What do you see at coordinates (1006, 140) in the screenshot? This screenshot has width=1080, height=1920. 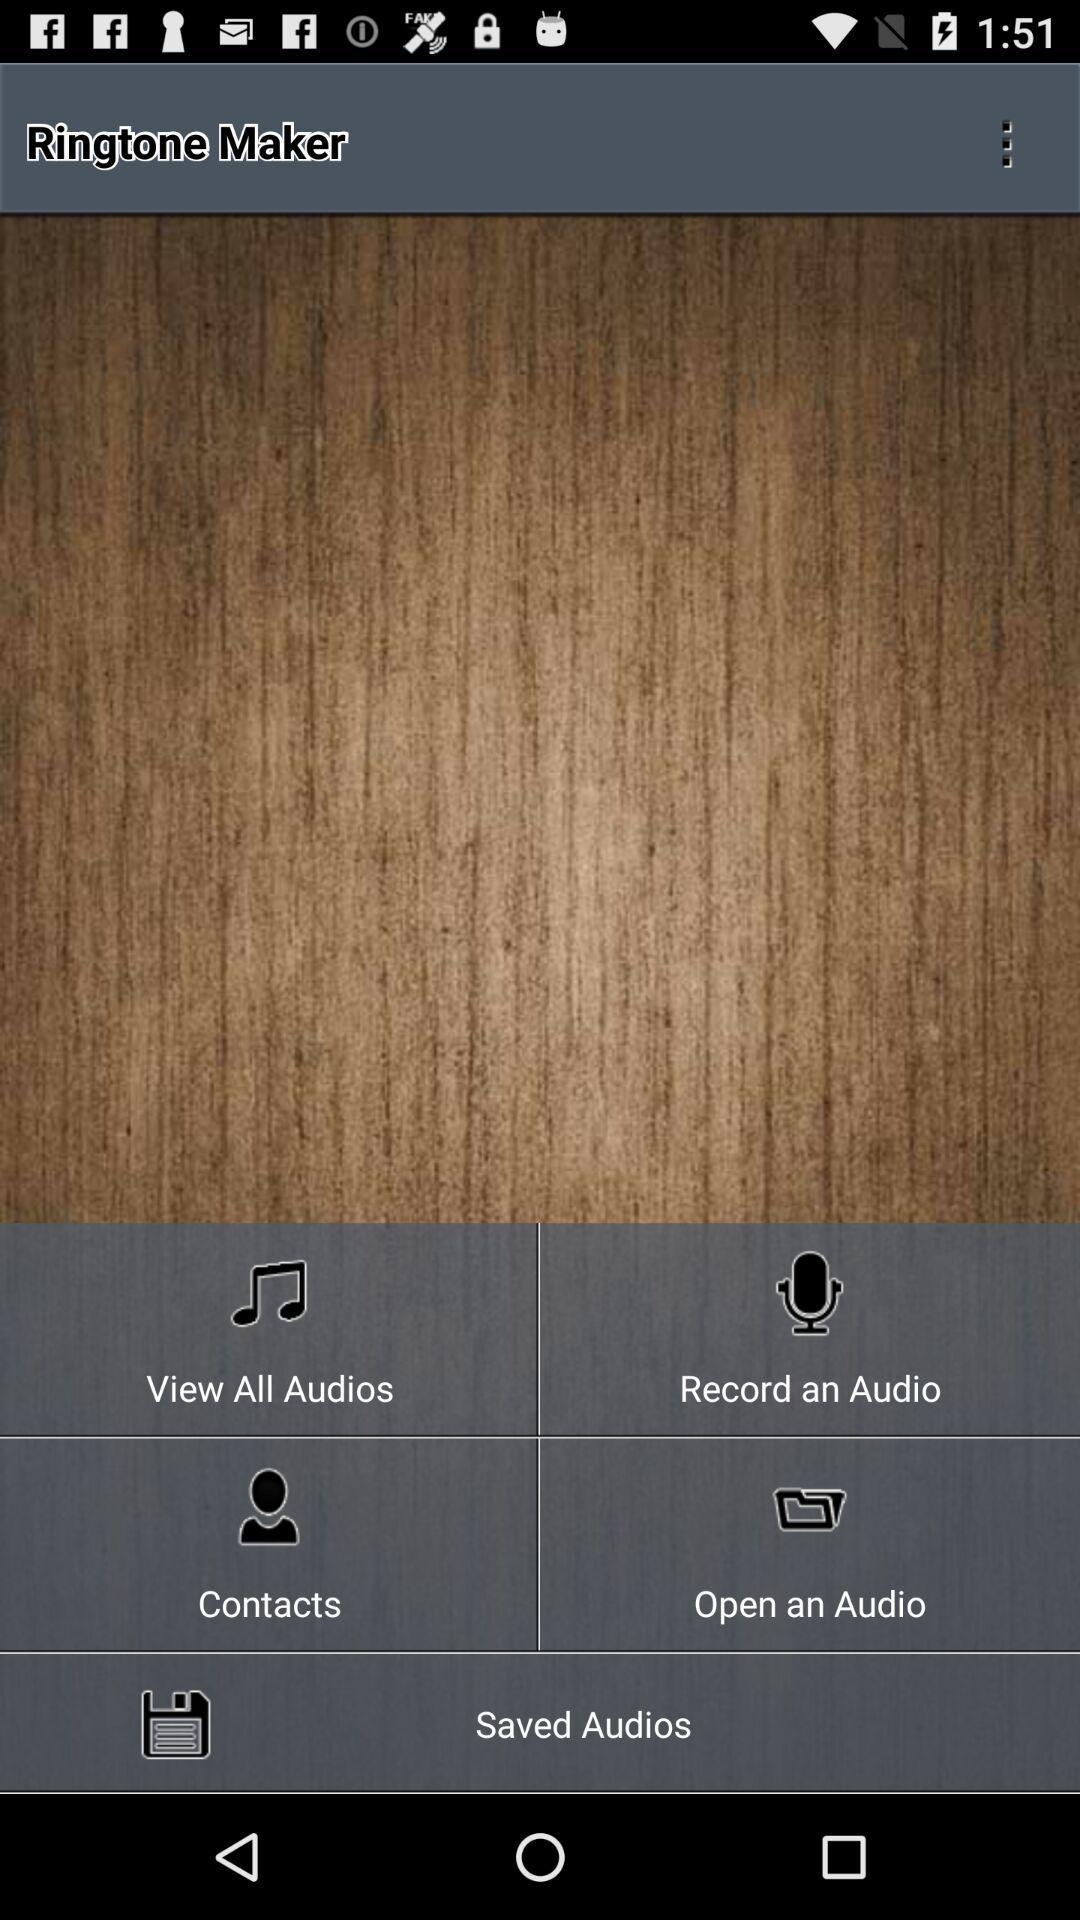 I see `which is used to cut and joining the audio file` at bounding box center [1006, 140].